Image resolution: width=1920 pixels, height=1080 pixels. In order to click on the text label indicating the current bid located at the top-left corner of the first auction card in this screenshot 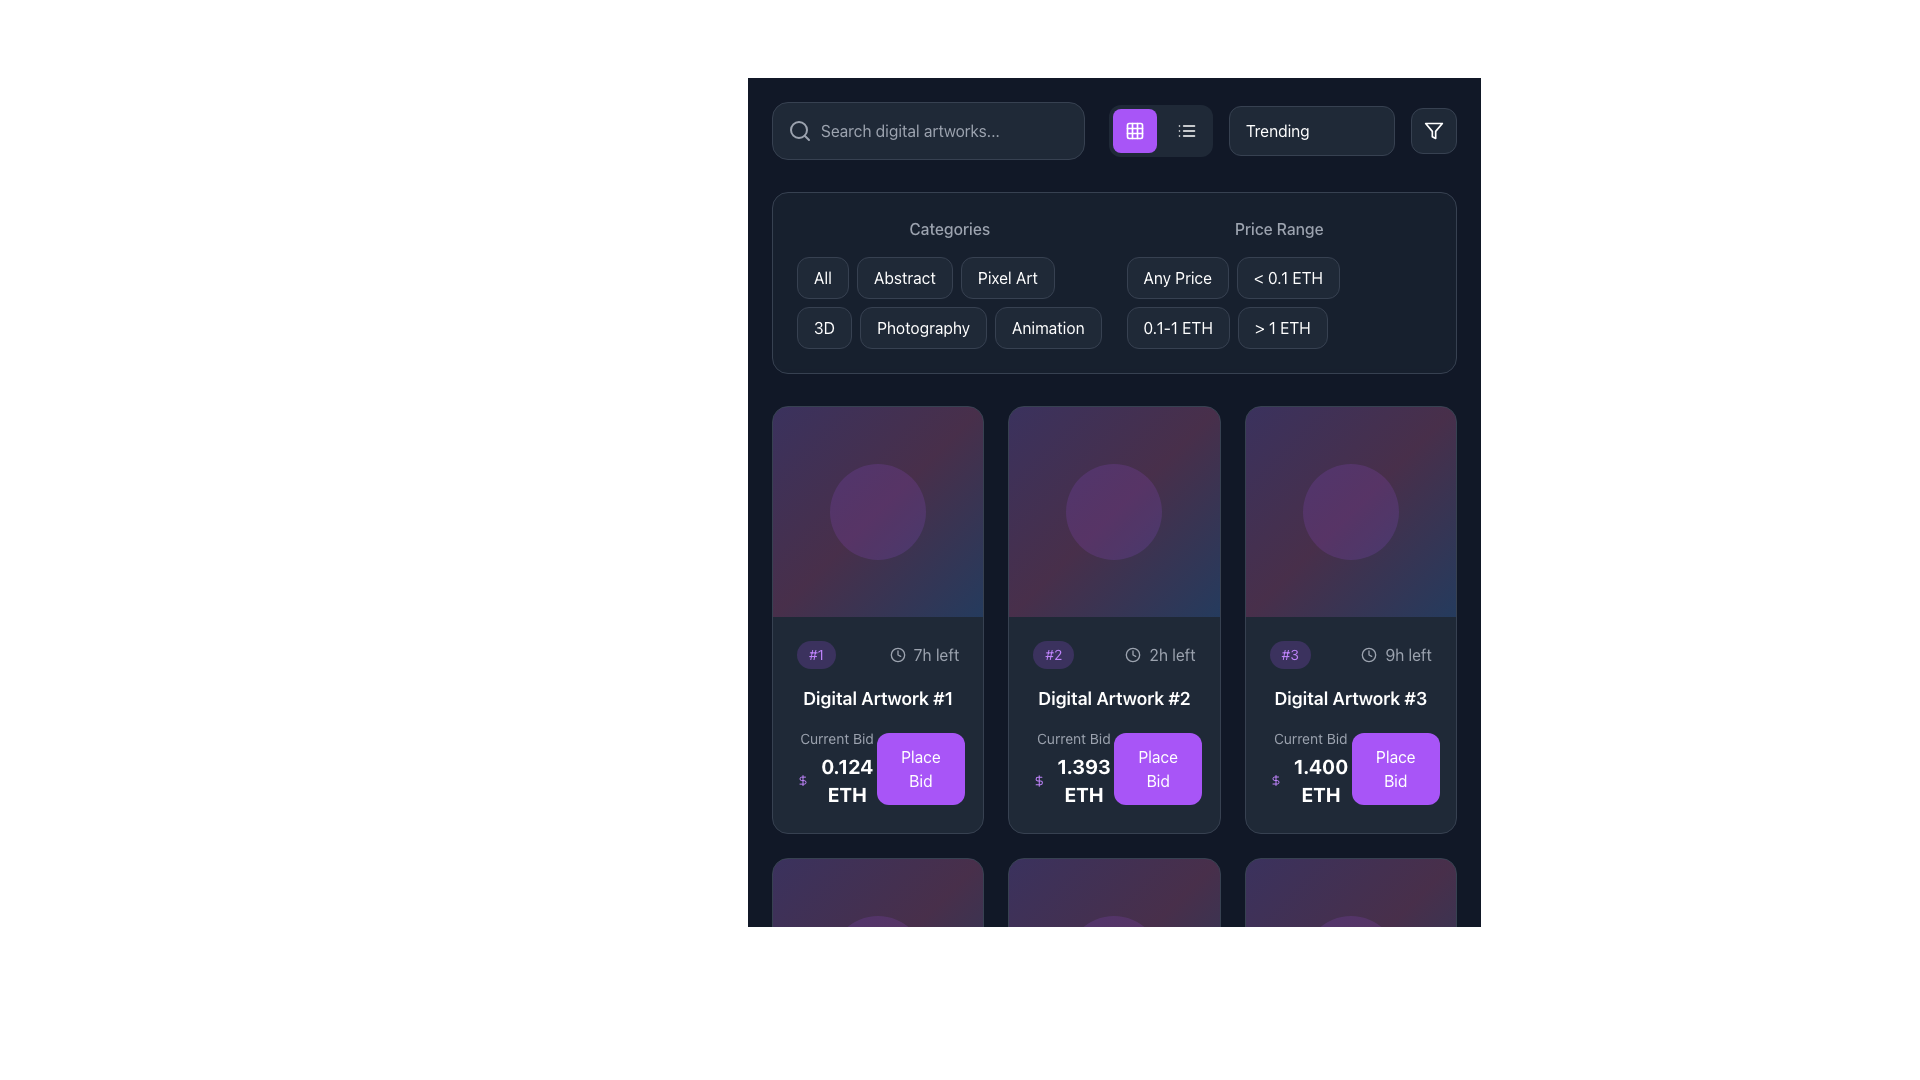, I will do `click(837, 739)`.